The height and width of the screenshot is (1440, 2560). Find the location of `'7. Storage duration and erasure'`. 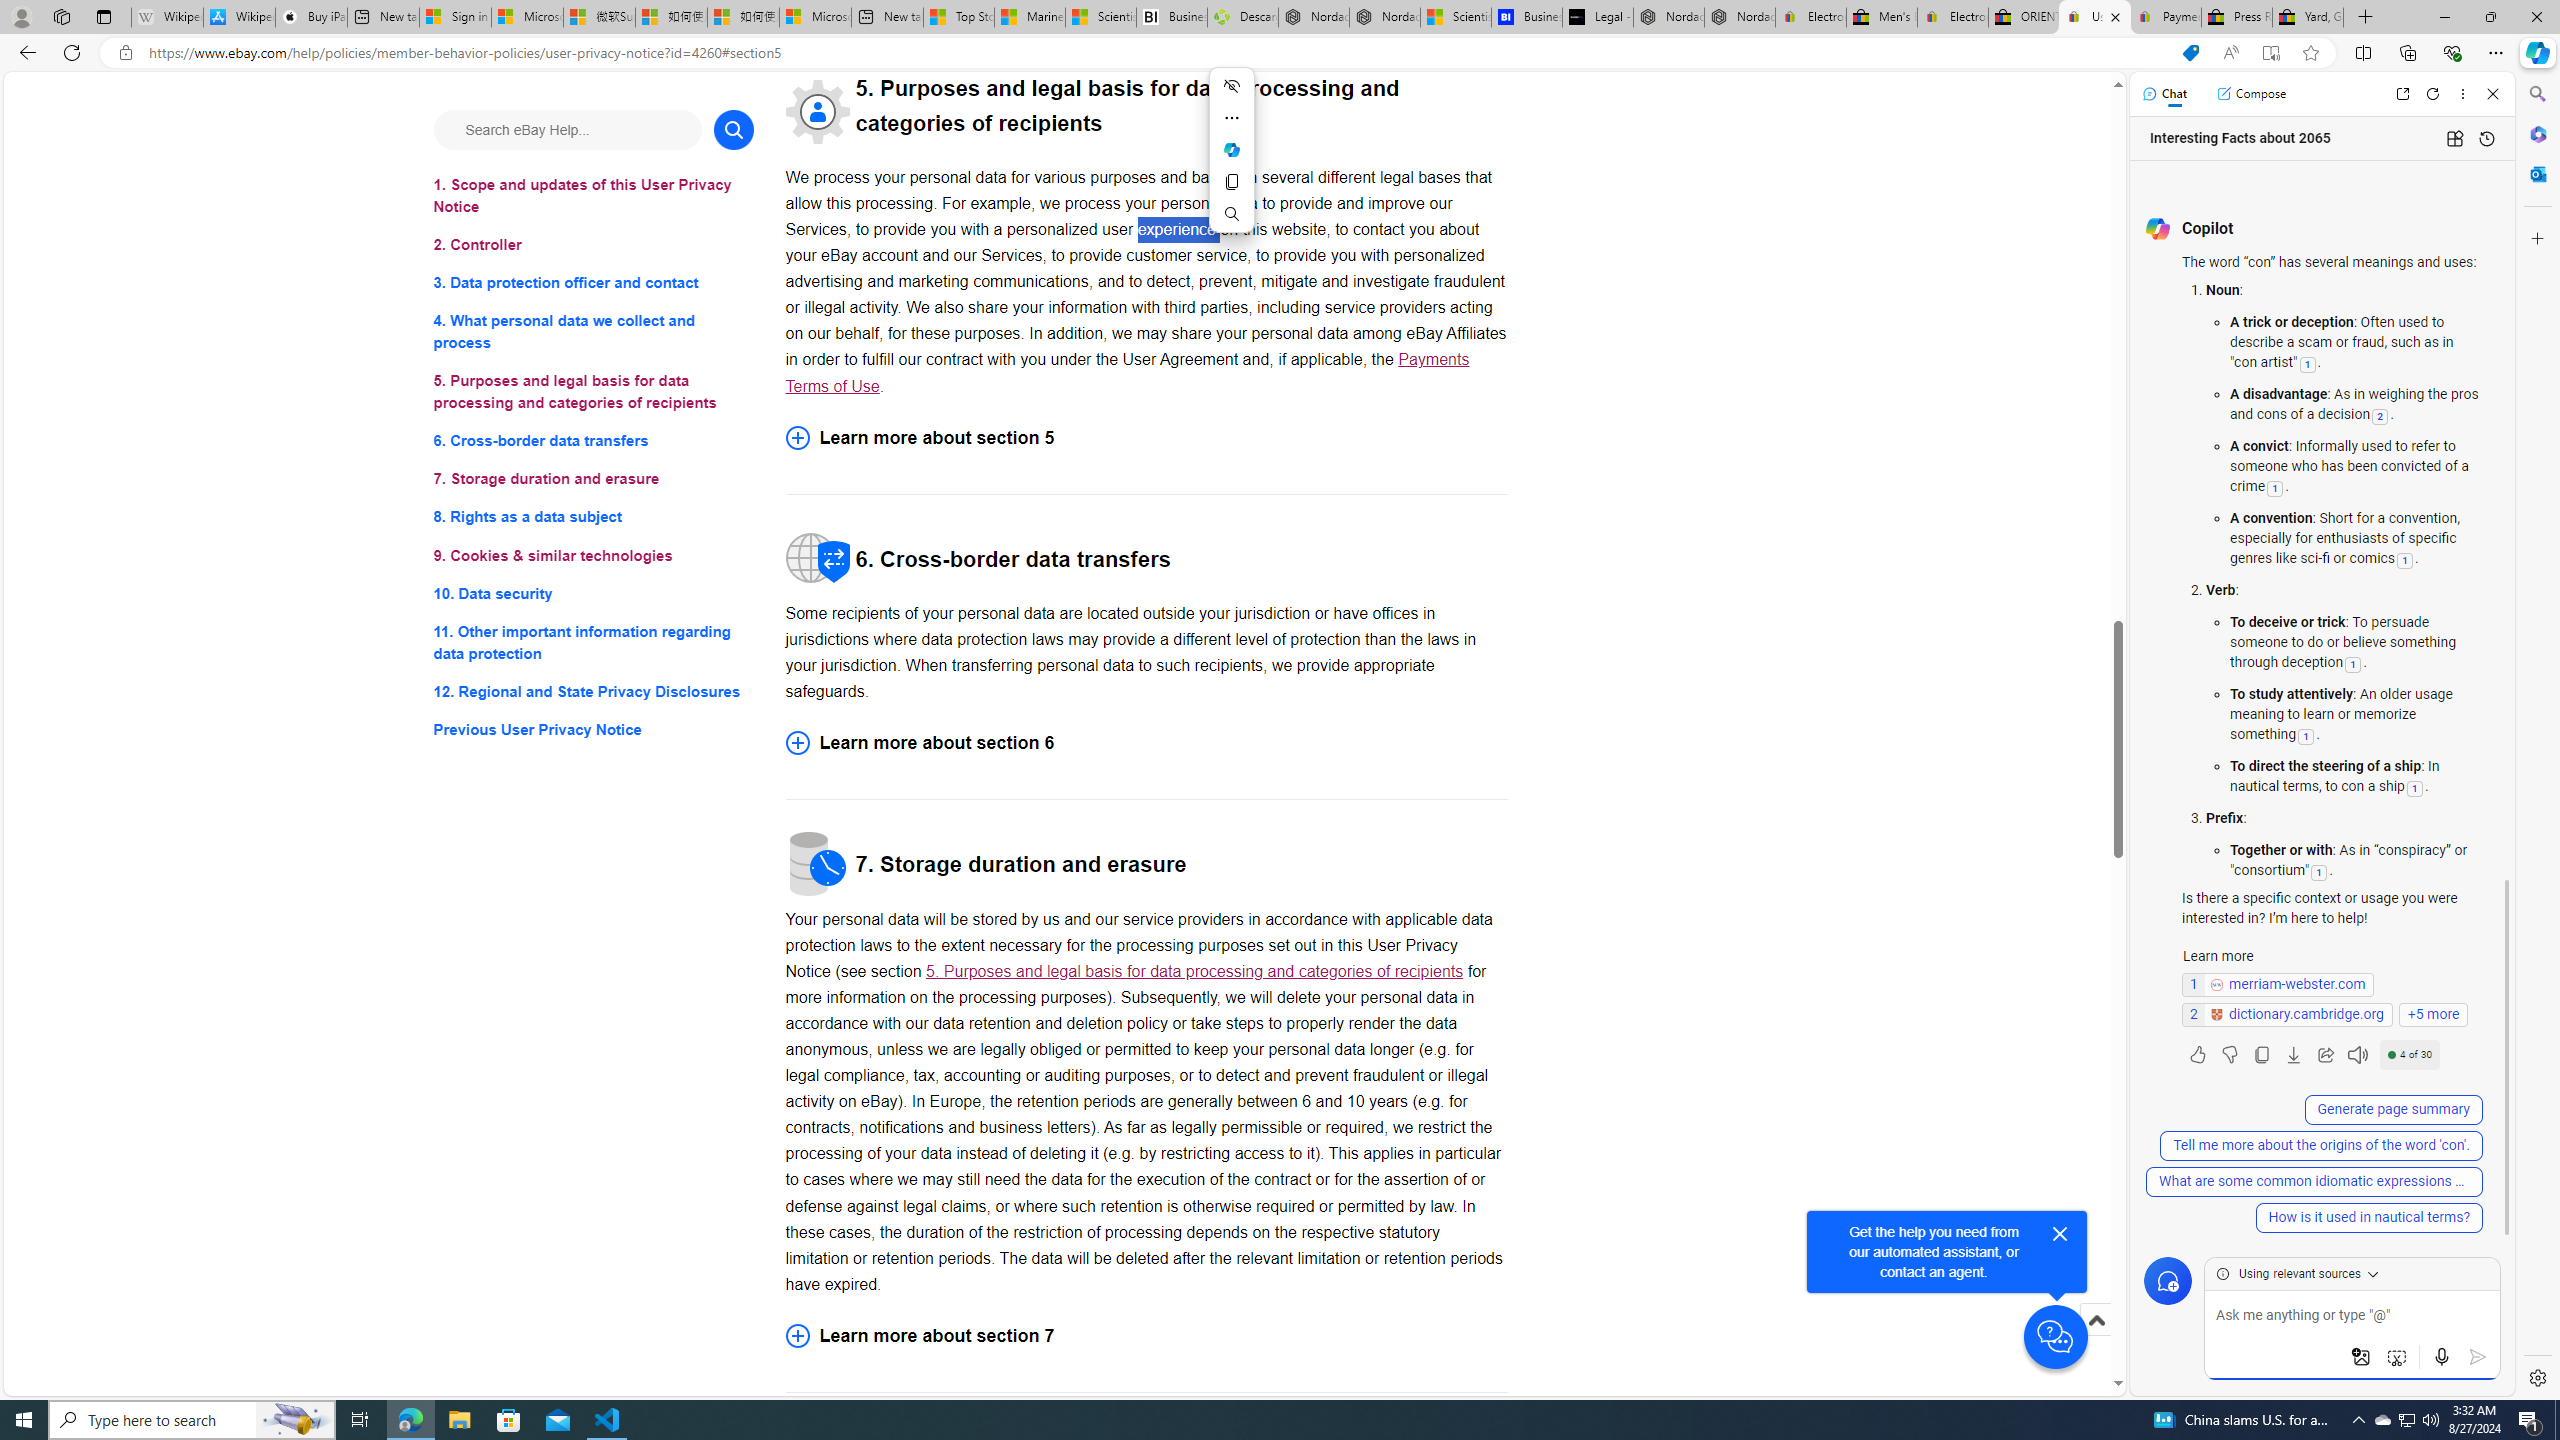

'7. Storage duration and erasure' is located at coordinates (592, 478).